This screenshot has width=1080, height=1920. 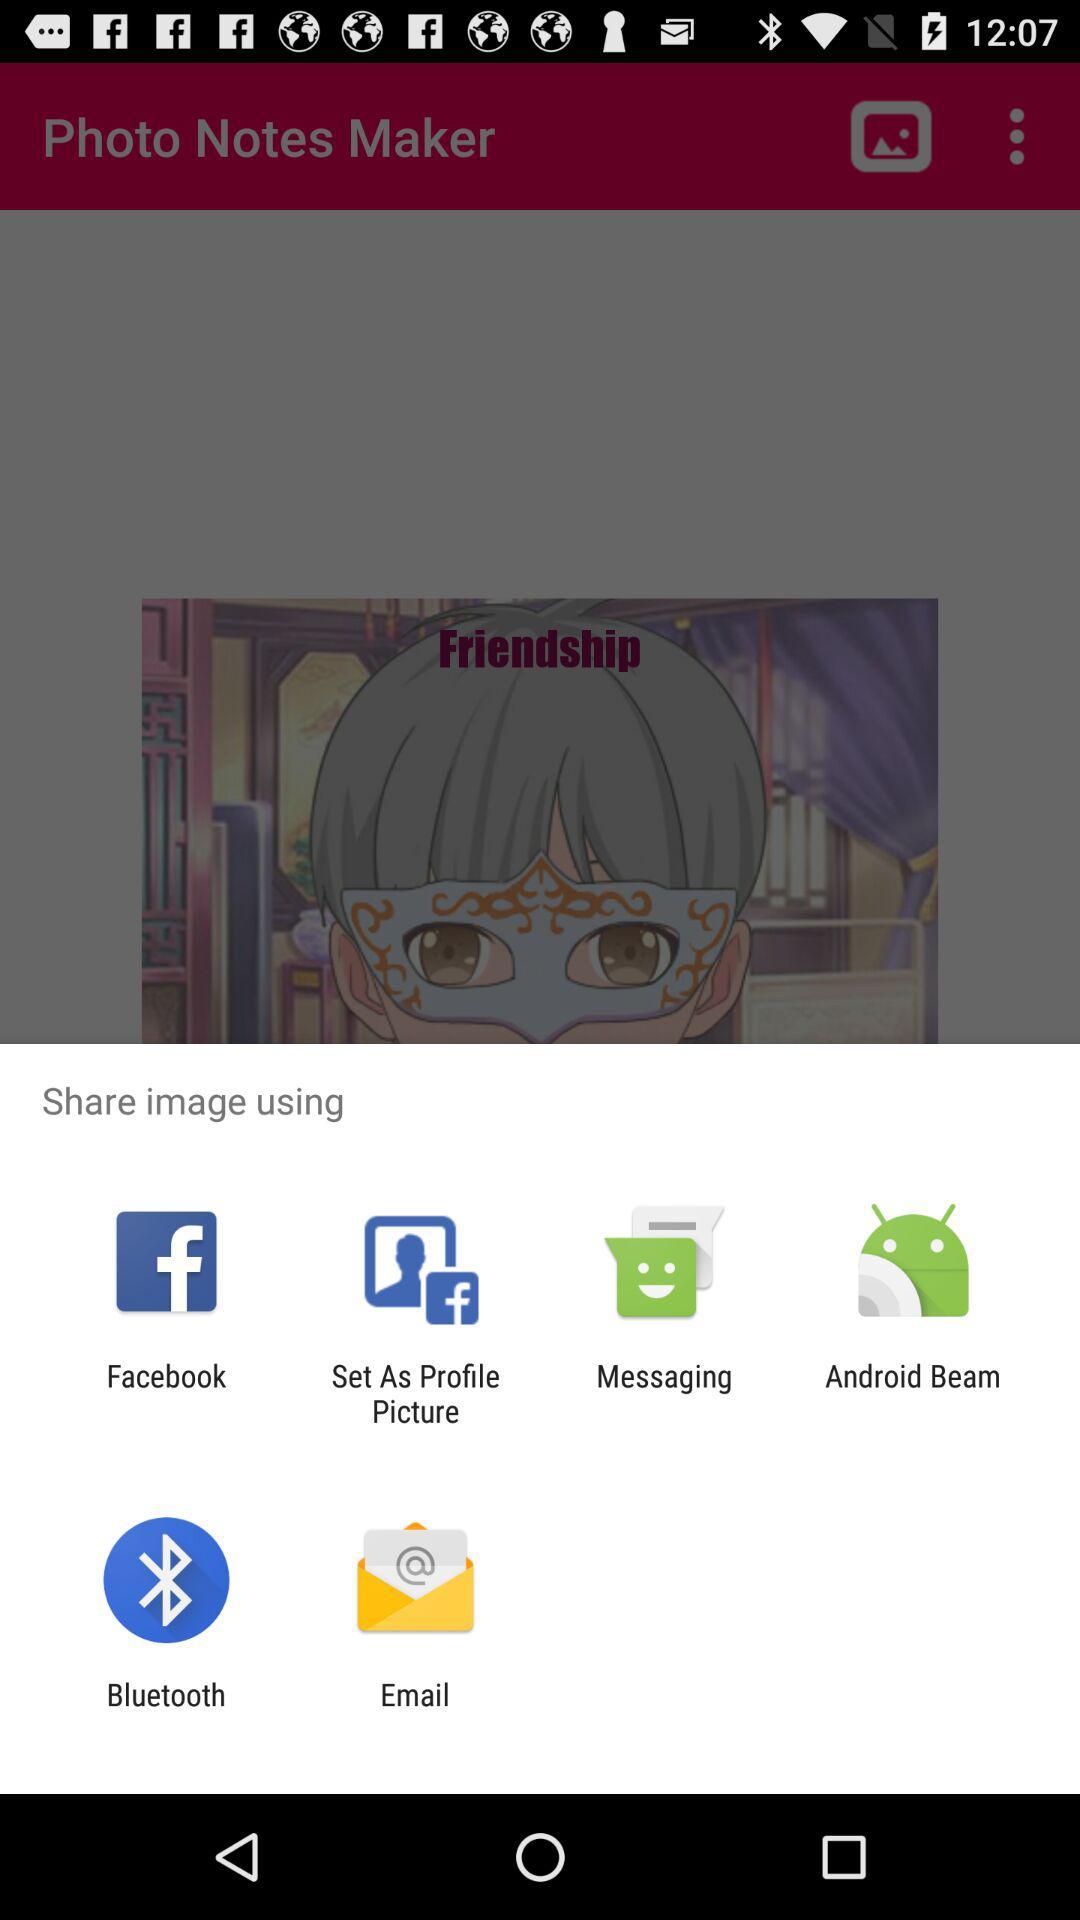 I want to click on icon to the right of the bluetooth icon, so click(x=414, y=1711).